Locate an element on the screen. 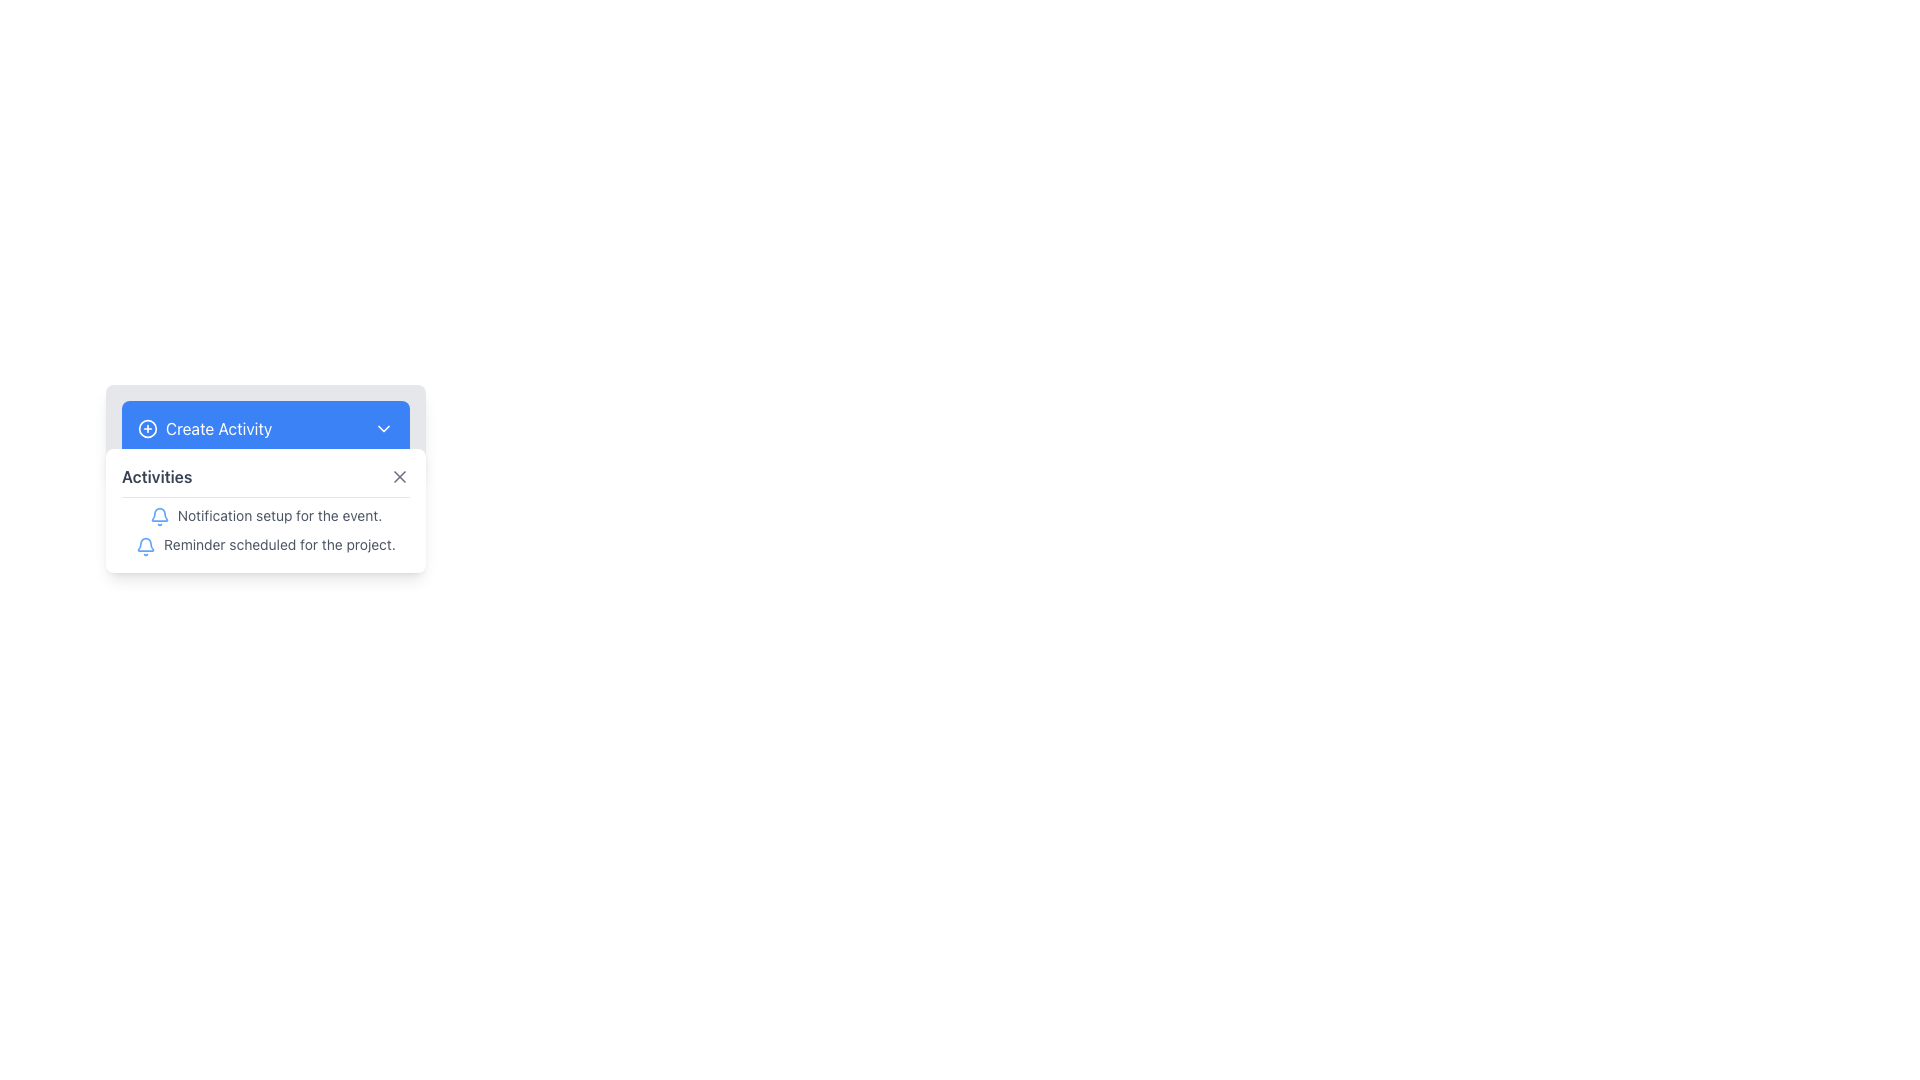 This screenshot has width=1920, height=1080. the 'X' icon located at the top right section of the dropdown panel labeled 'Activities' is located at coordinates (399, 477).